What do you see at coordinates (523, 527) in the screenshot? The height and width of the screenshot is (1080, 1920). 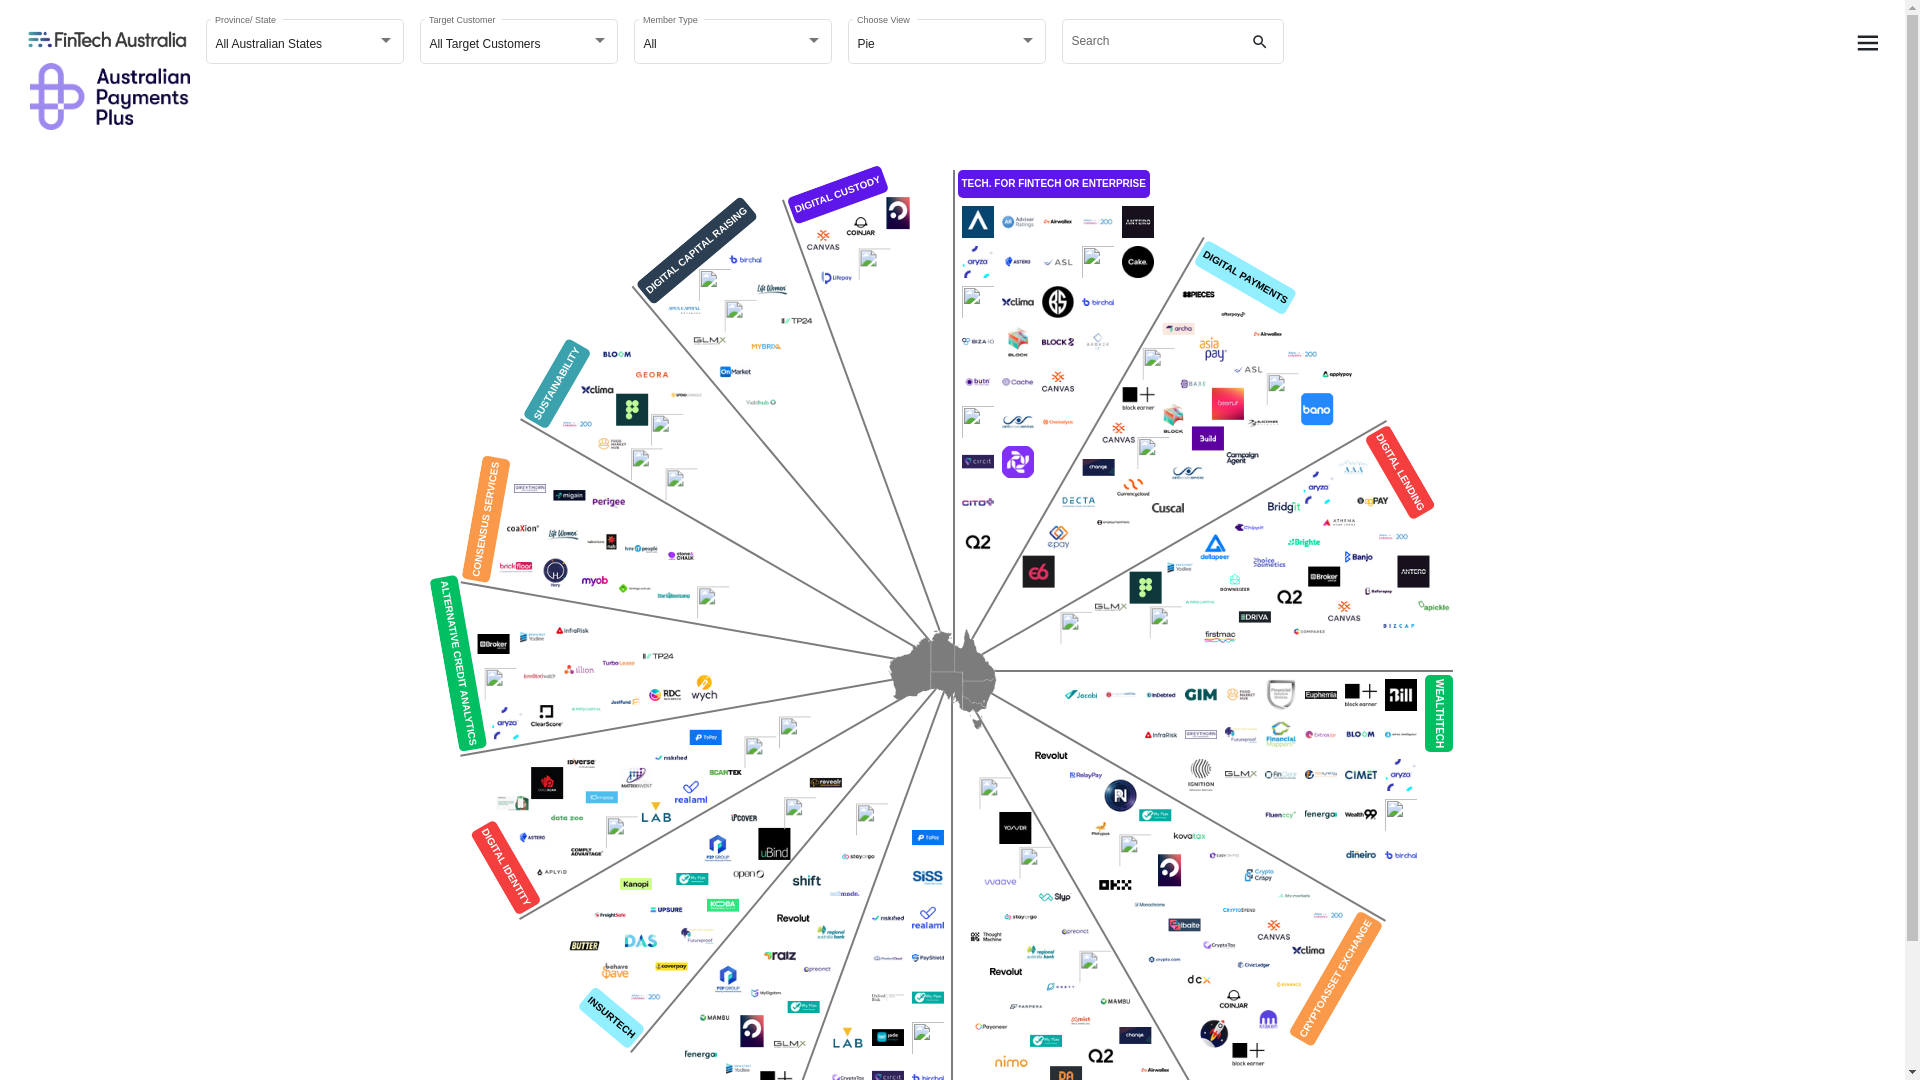 I see `'Coaxion'` at bounding box center [523, 527].